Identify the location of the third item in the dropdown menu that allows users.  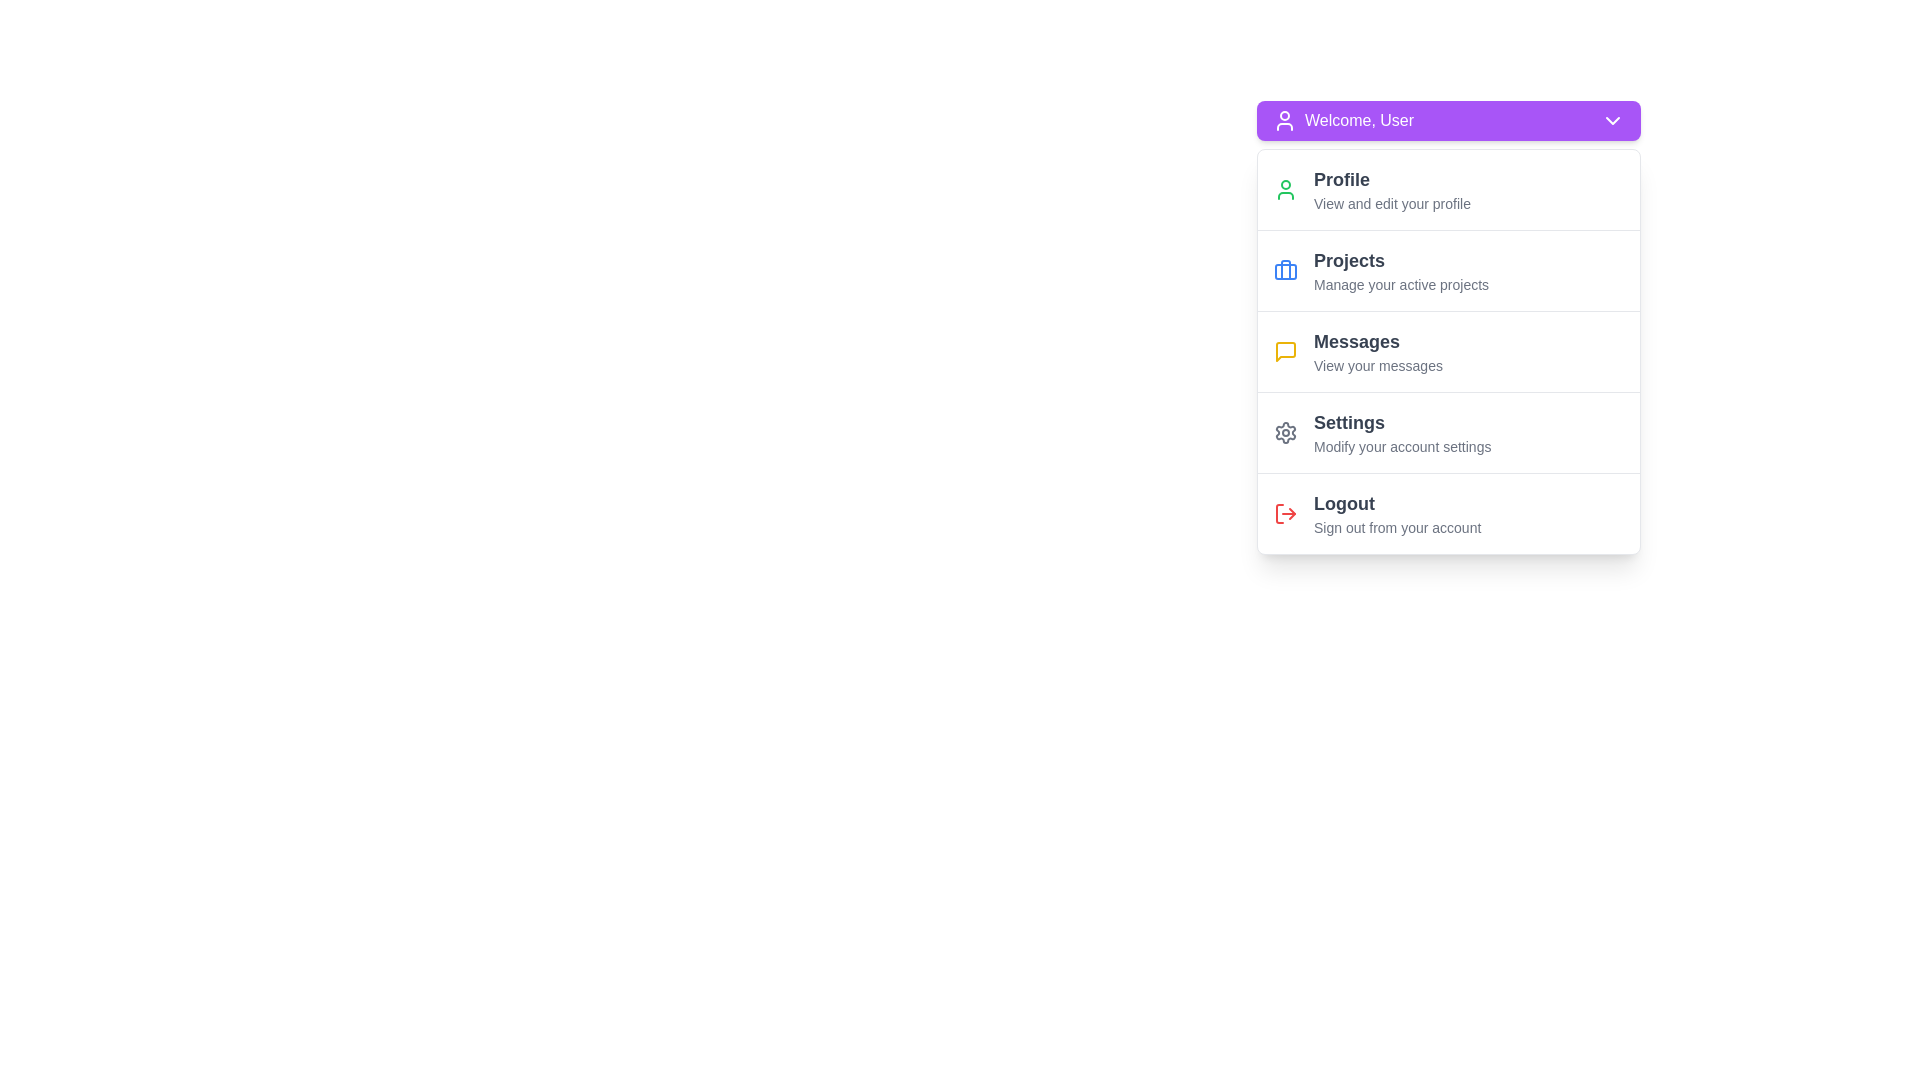
(1449, 350).